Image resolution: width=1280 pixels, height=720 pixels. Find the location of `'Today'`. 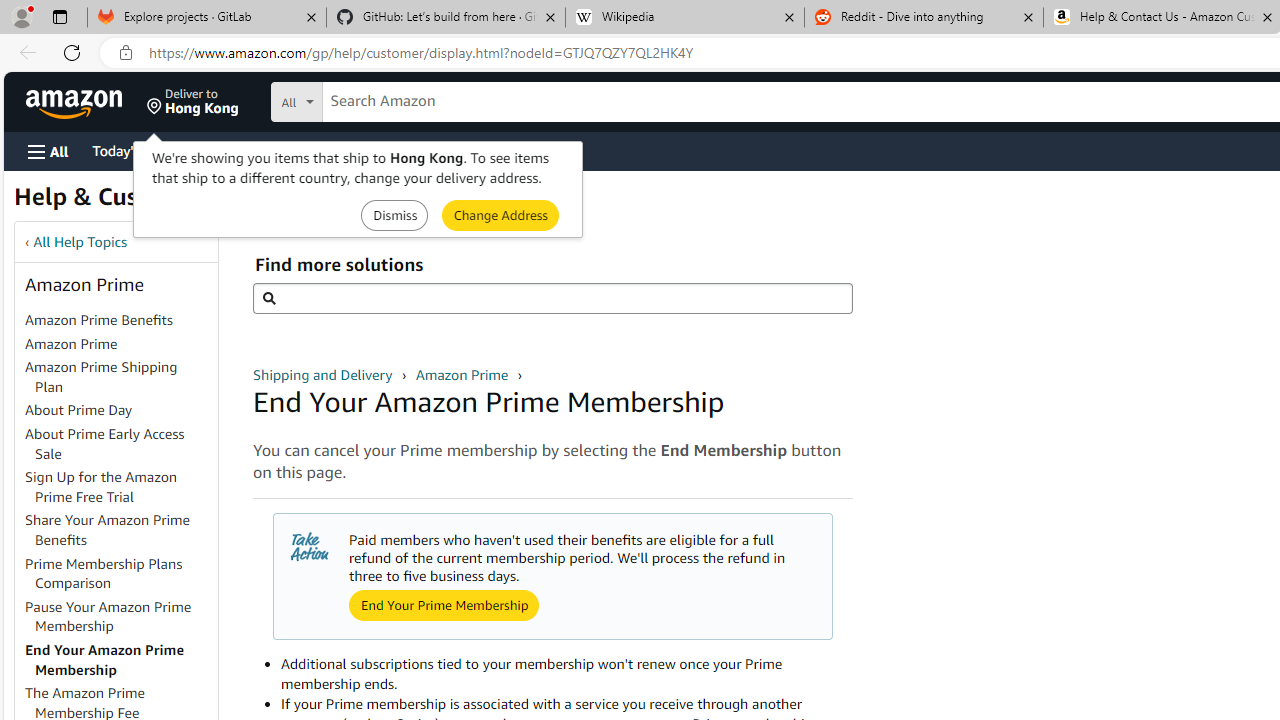

'Today' is located at coordinates (133, 149).